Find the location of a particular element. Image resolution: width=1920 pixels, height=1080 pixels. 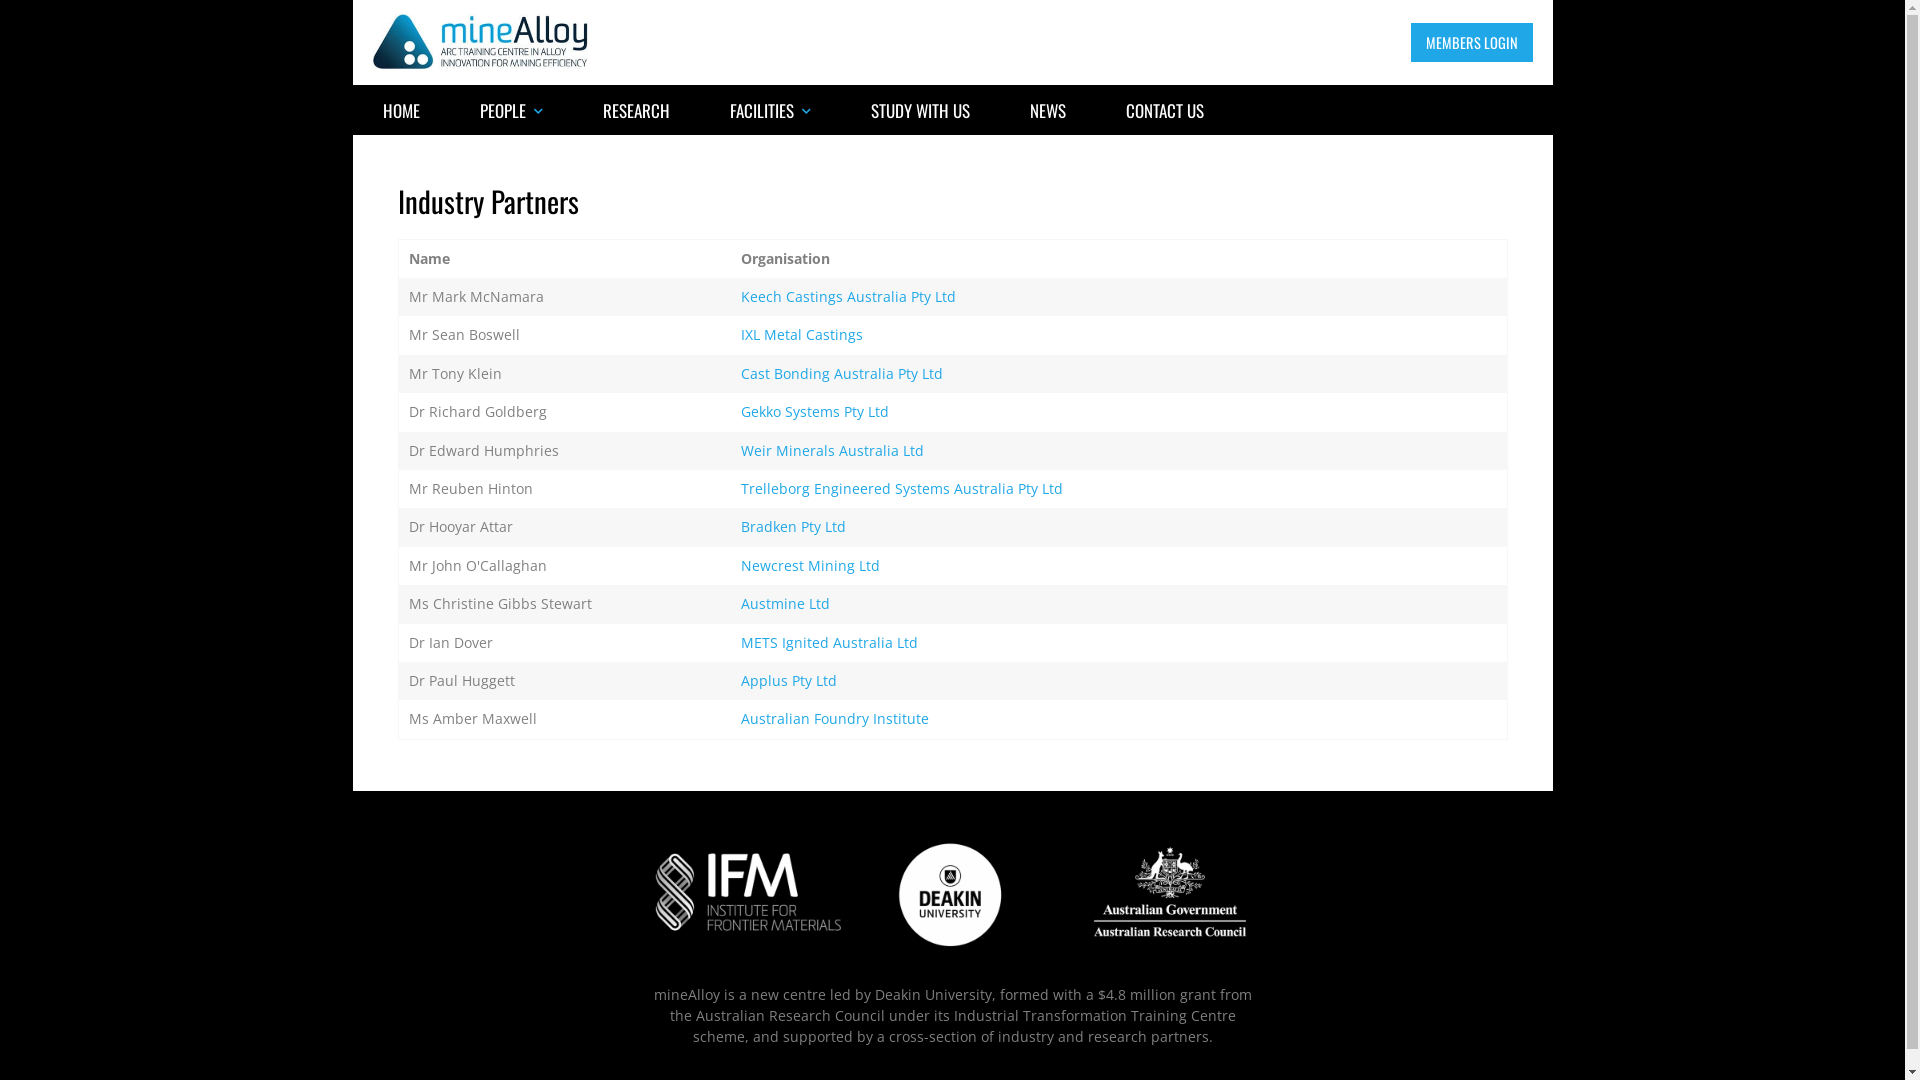

'FACILITIES' is located at coordinates (769, 110).